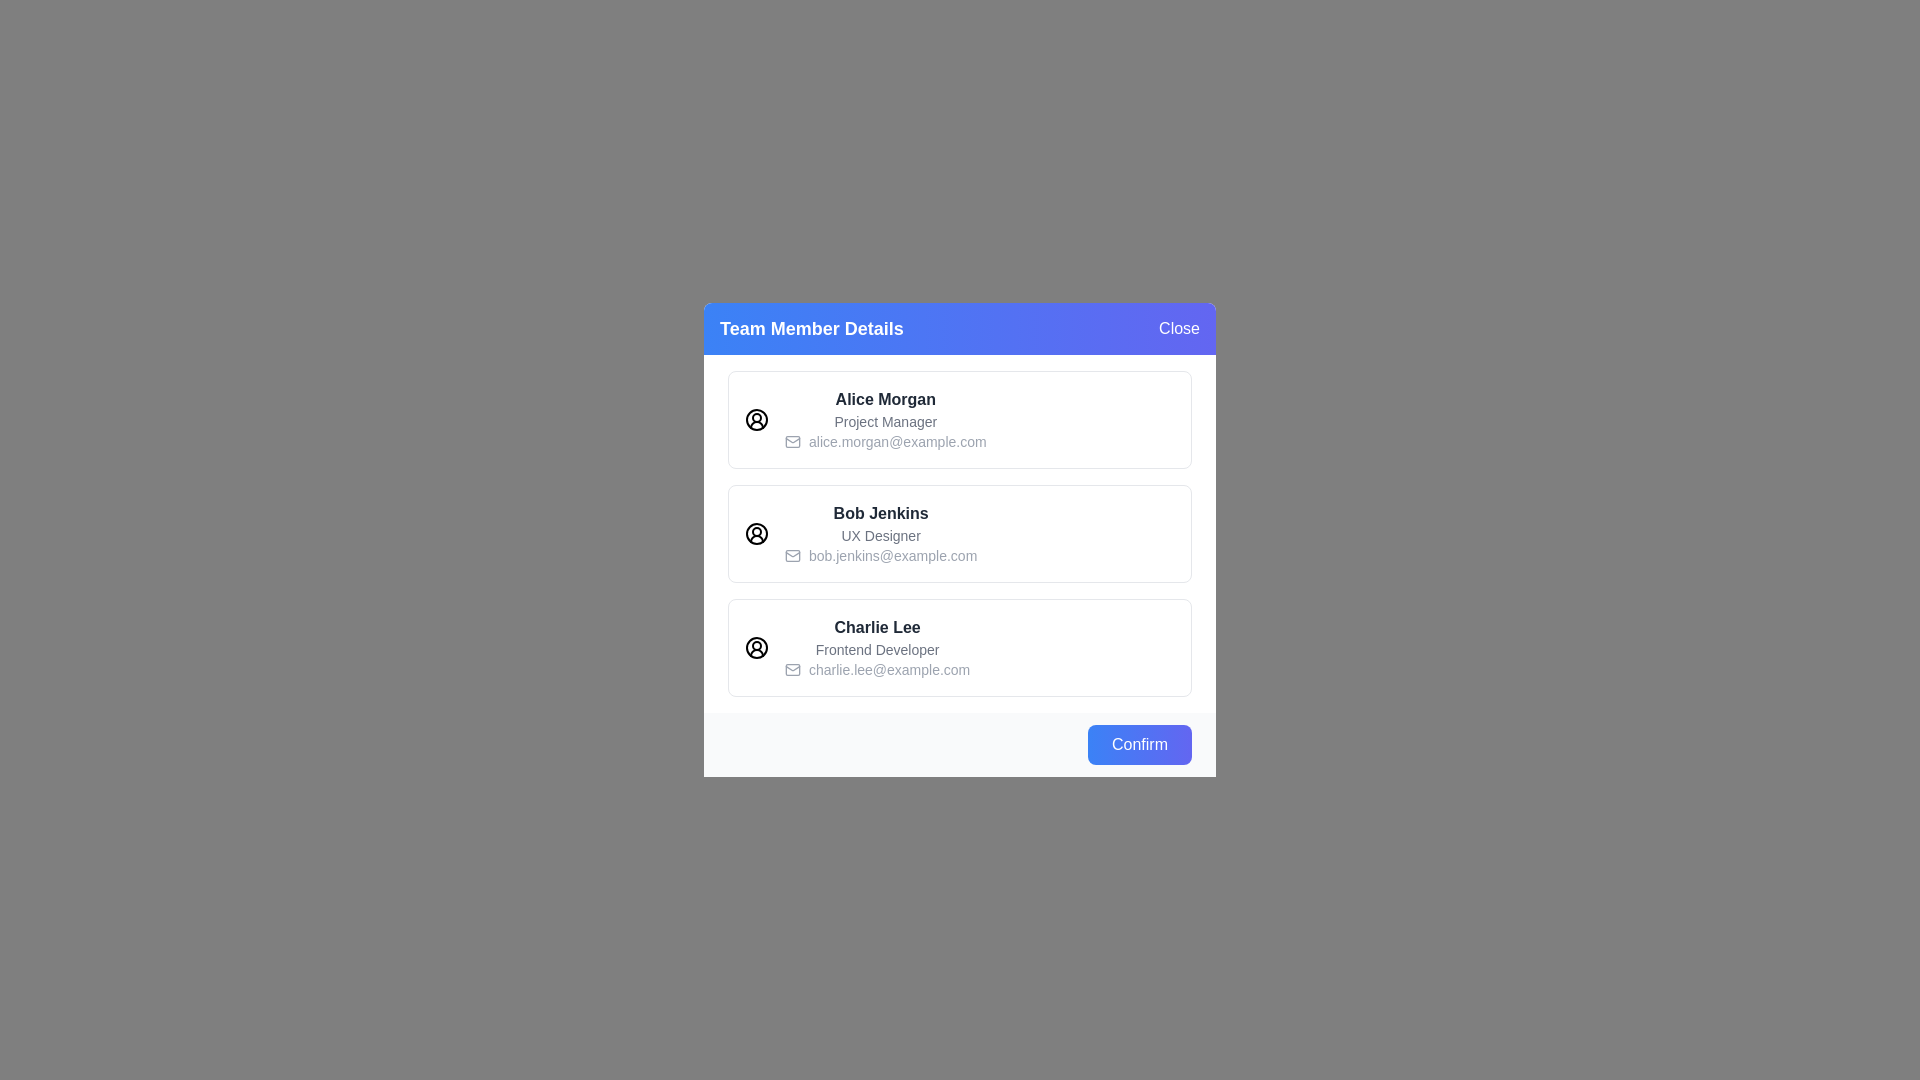 The image size is (1920, 1080). I want to click on the email address 'bob.jenkins@example.com' in the Information Card for Bob Jenkins to copy it, so click(960, 540).